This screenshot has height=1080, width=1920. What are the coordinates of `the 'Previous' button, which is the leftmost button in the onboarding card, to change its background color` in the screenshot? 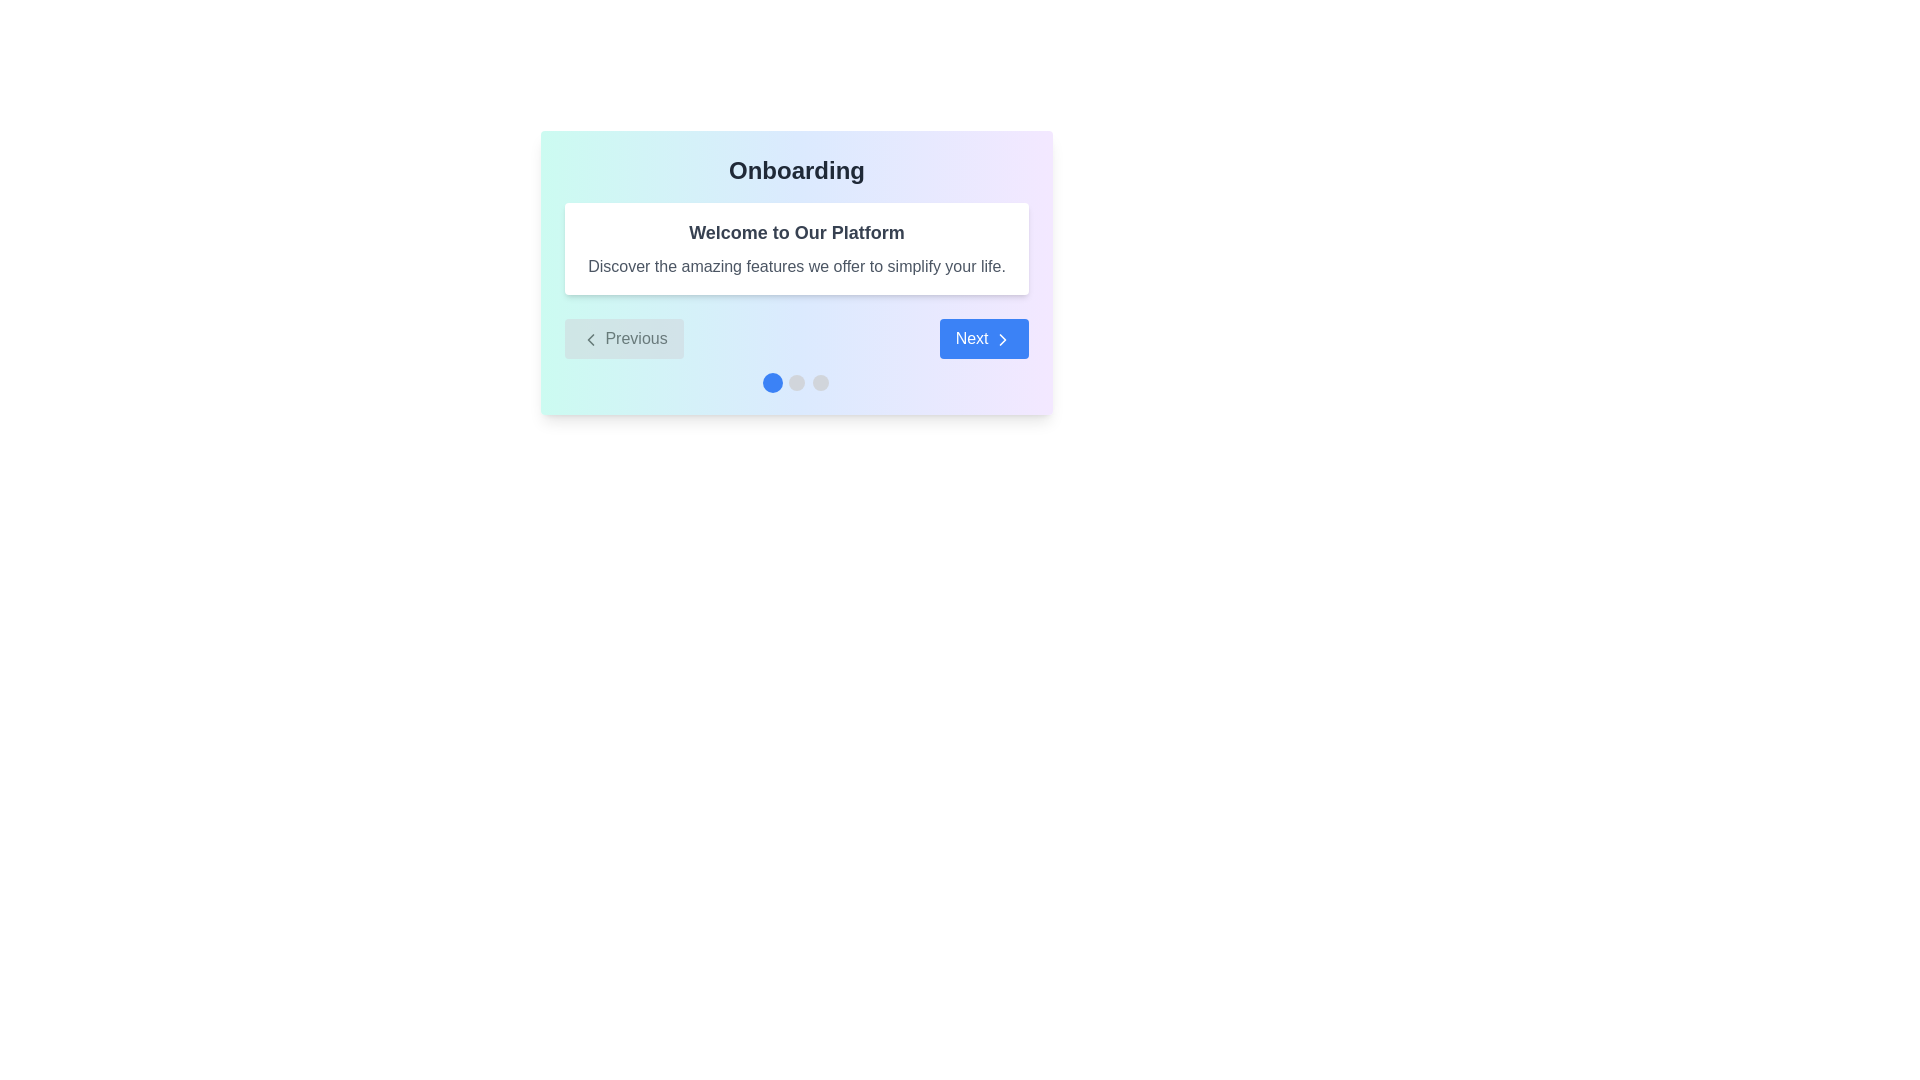 It's located at (623, 338).